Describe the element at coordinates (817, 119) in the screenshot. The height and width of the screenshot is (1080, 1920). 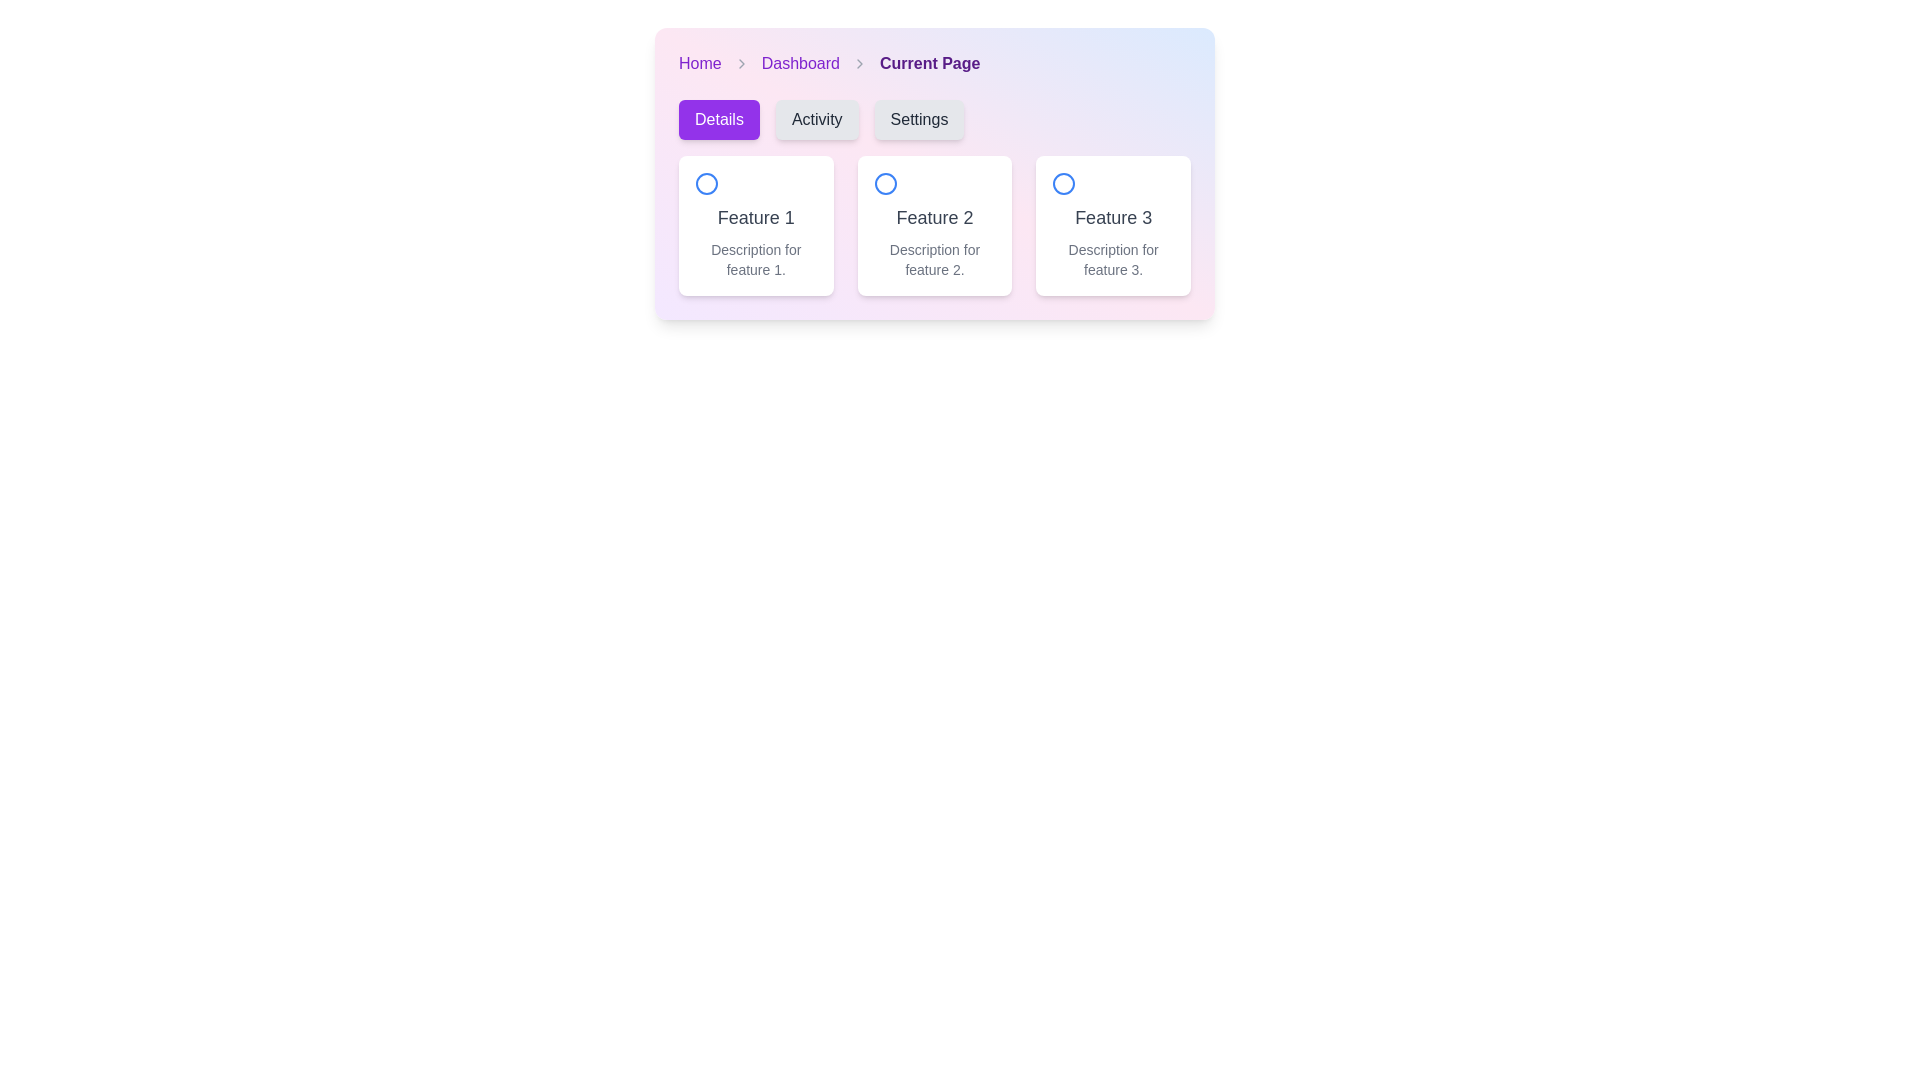
I see `the navigation button that leads to the 'Activity' page, positioned between the 'Details' and 'Settings' buttons` at that location.